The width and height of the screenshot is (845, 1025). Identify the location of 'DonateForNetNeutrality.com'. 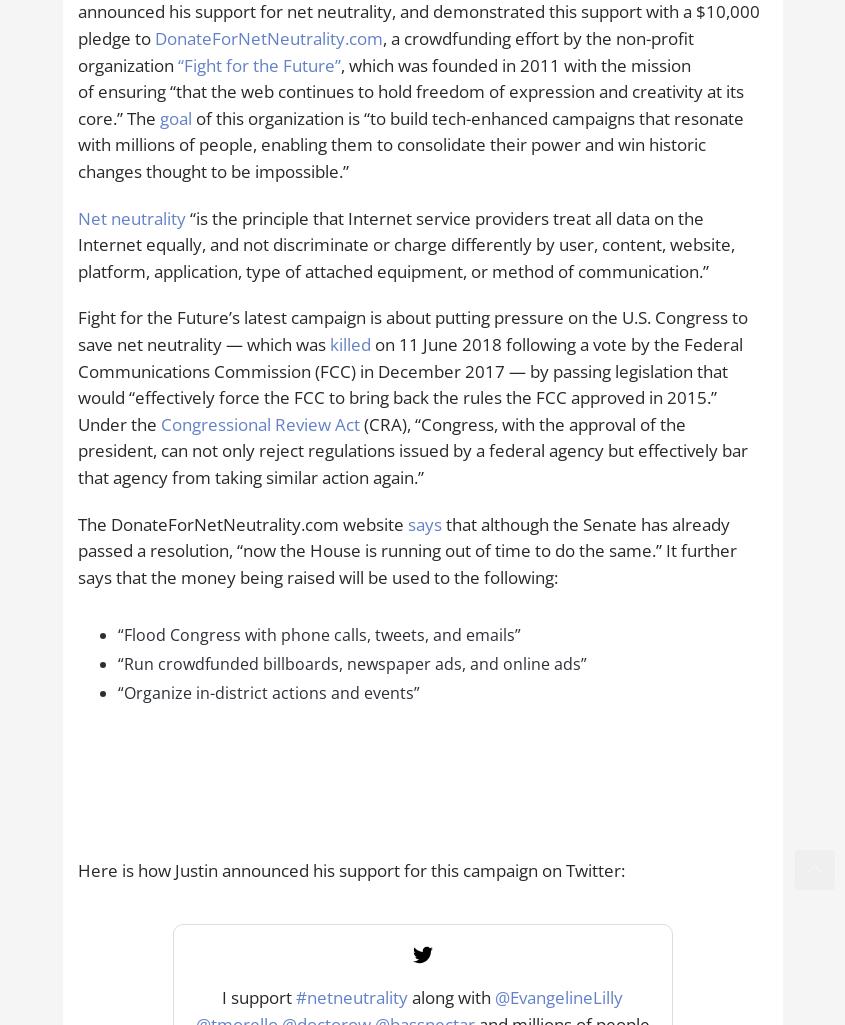
(268, 38).